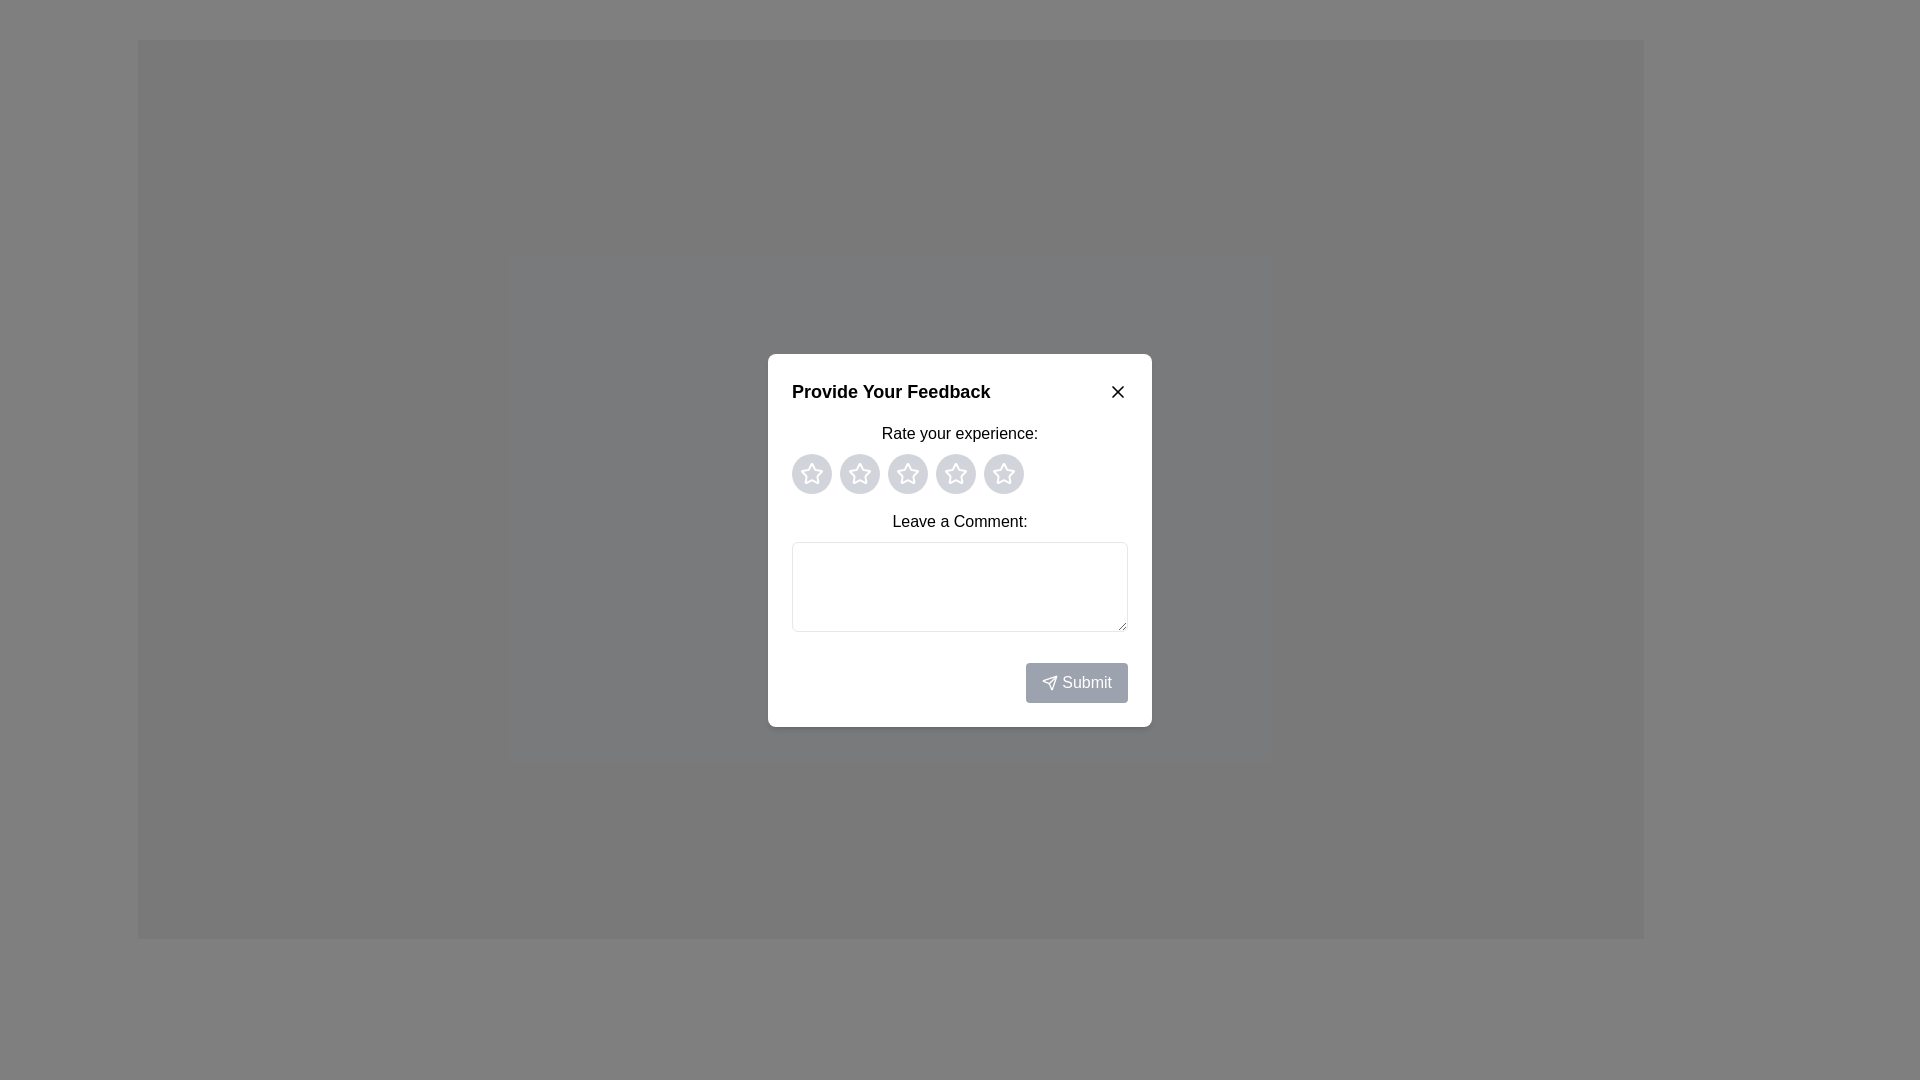 This screenshot has width=1920, height=1080. Describe the element at coordinates (859, 473) in the screenshot. I see `the second rating star button, which is a circular button with a light gray background and a white star icon, located at the top center of the modal interface beneath the 'Rate your experience' text label` at that location.